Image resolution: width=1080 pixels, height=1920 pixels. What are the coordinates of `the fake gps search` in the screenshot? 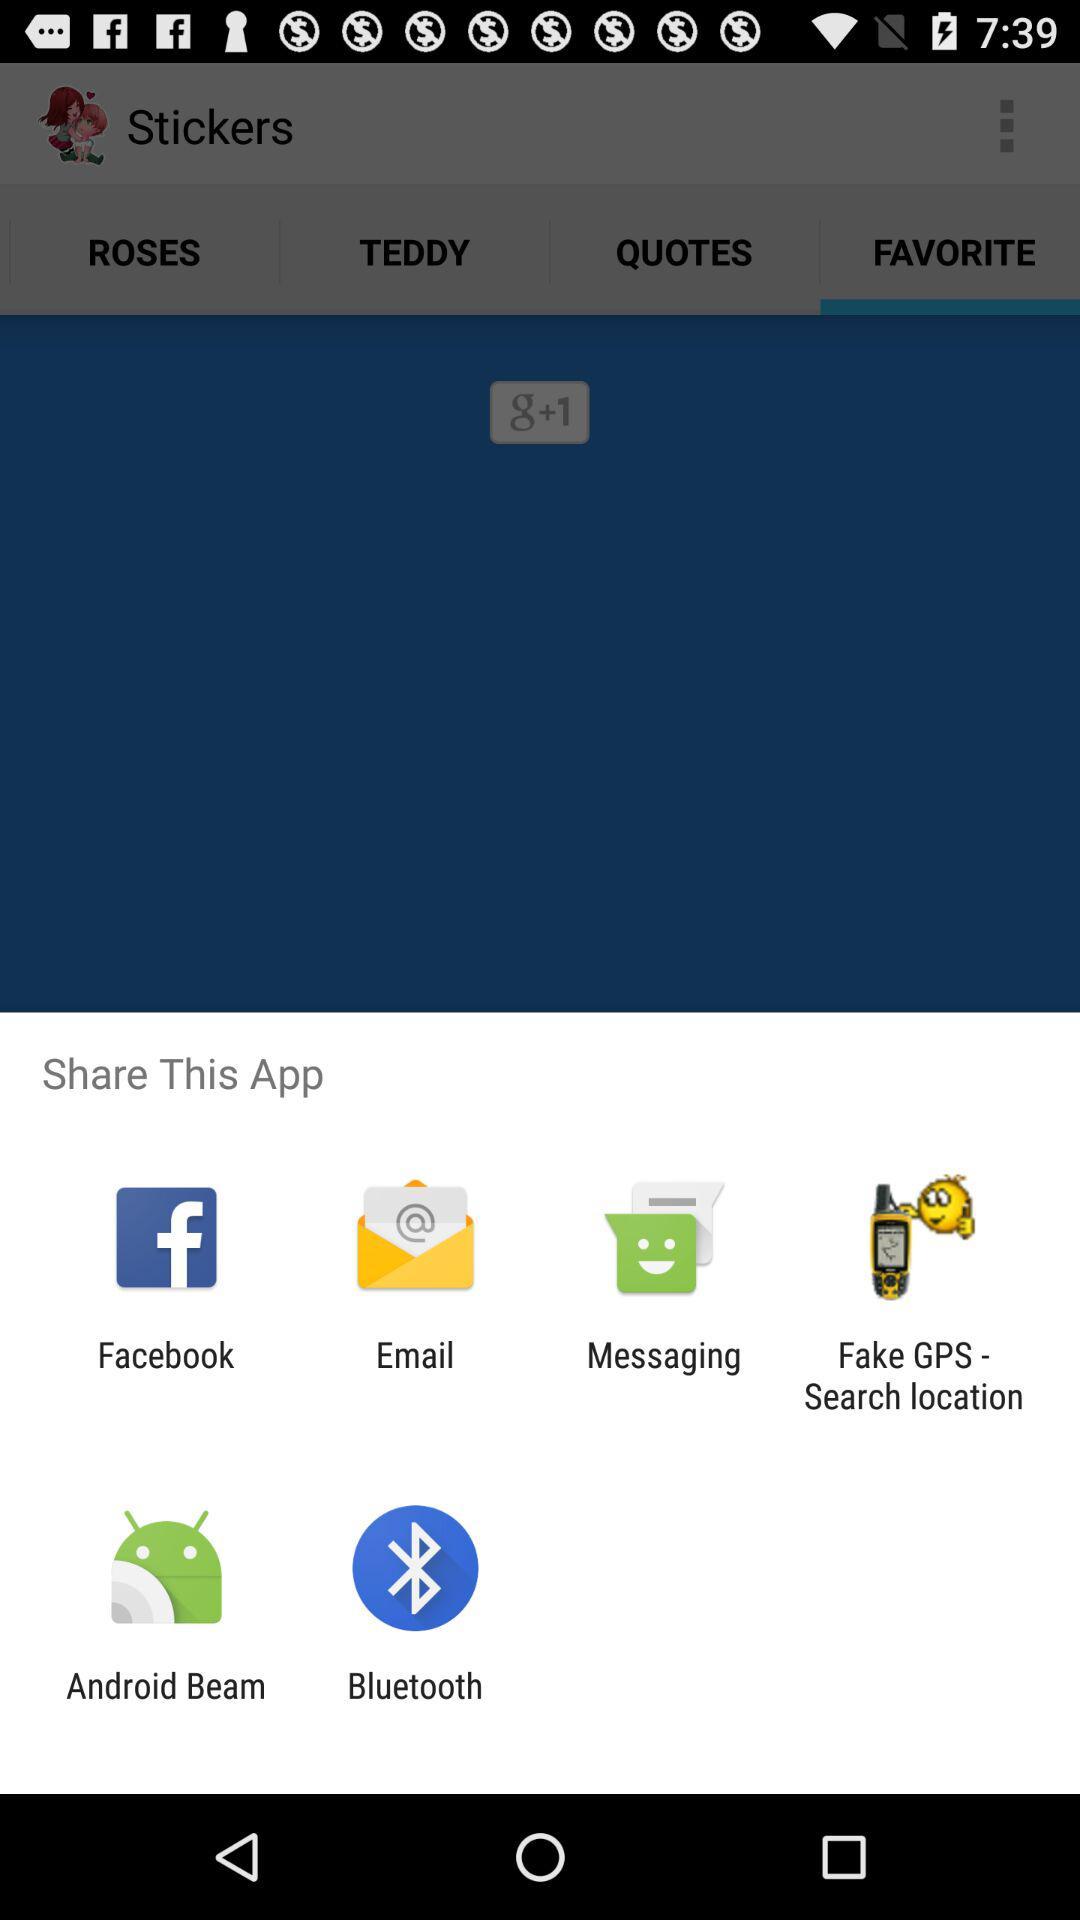 It's located at (913, 1374).